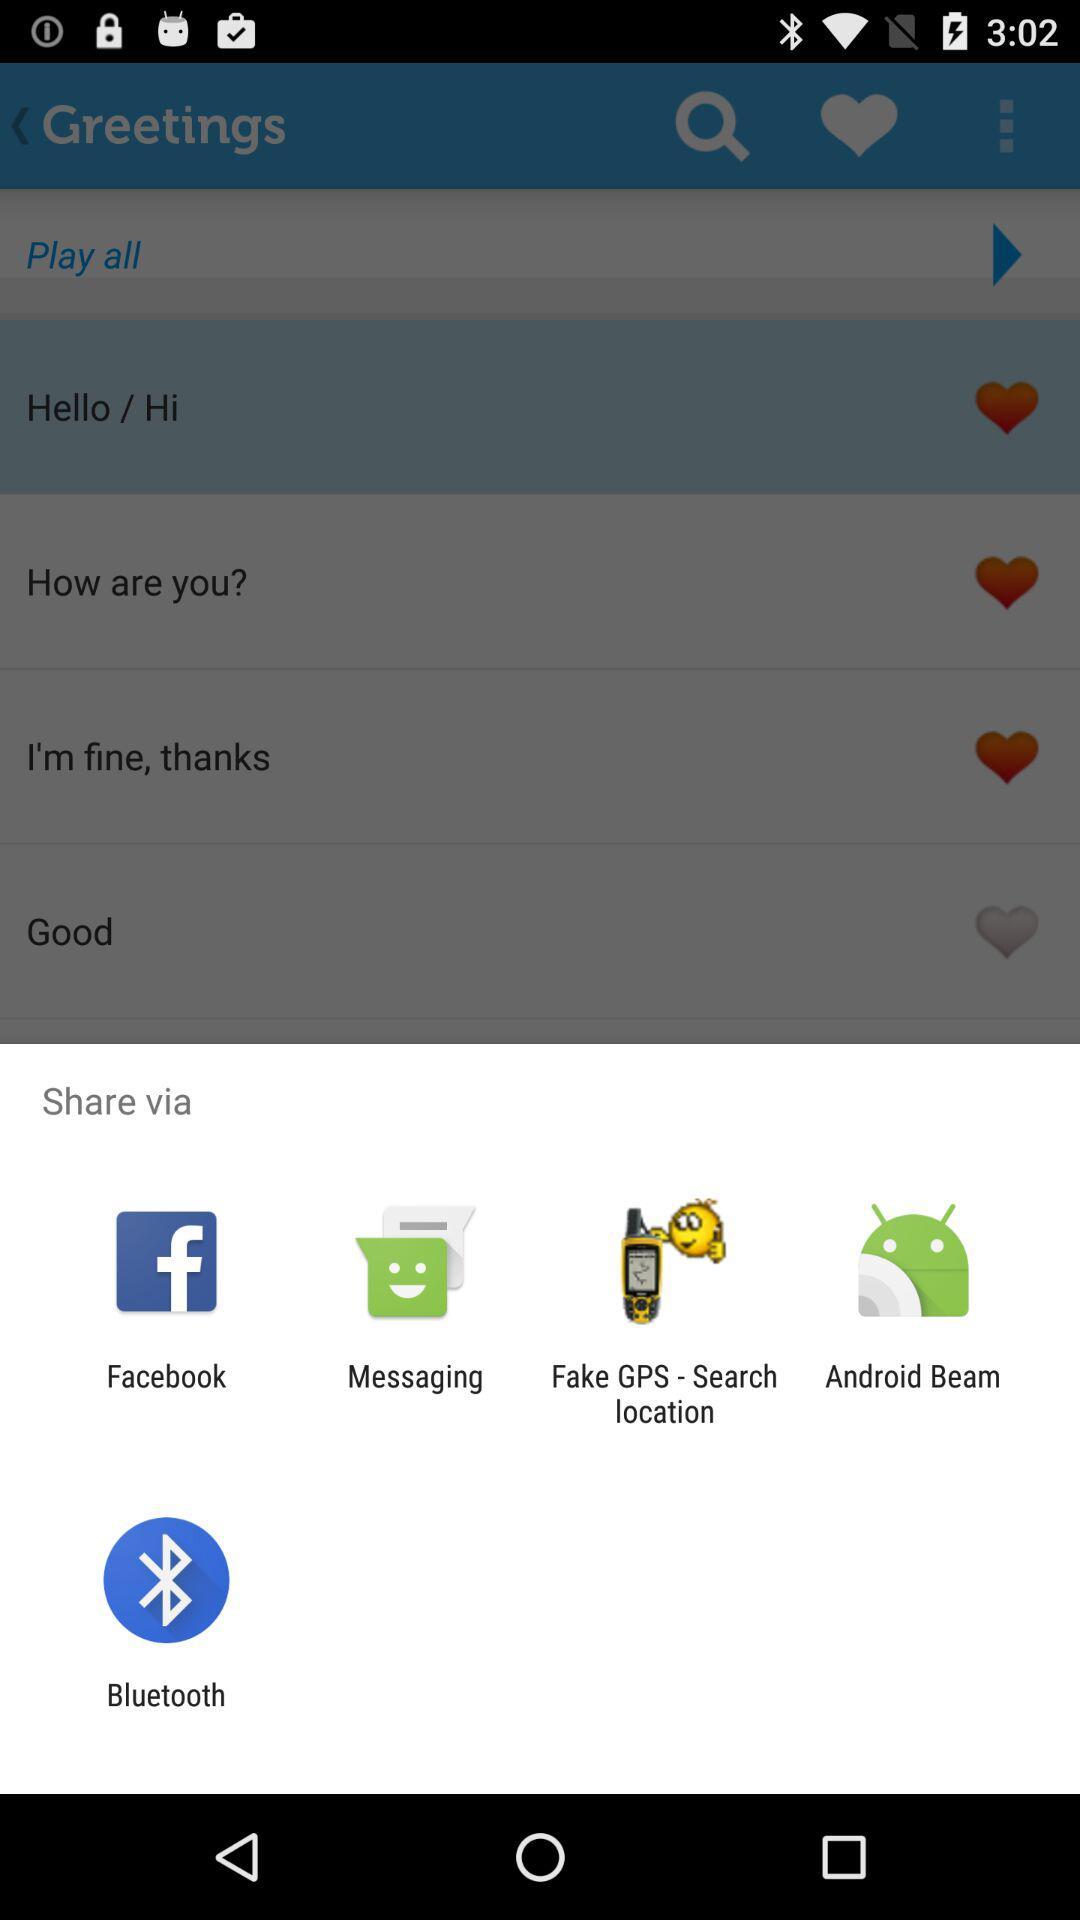 This screenshot has height=1920, width=1080. Describe the element at coordinates (414, 1392) in the screenshot. I see `the item next to the facebook item` at that location.